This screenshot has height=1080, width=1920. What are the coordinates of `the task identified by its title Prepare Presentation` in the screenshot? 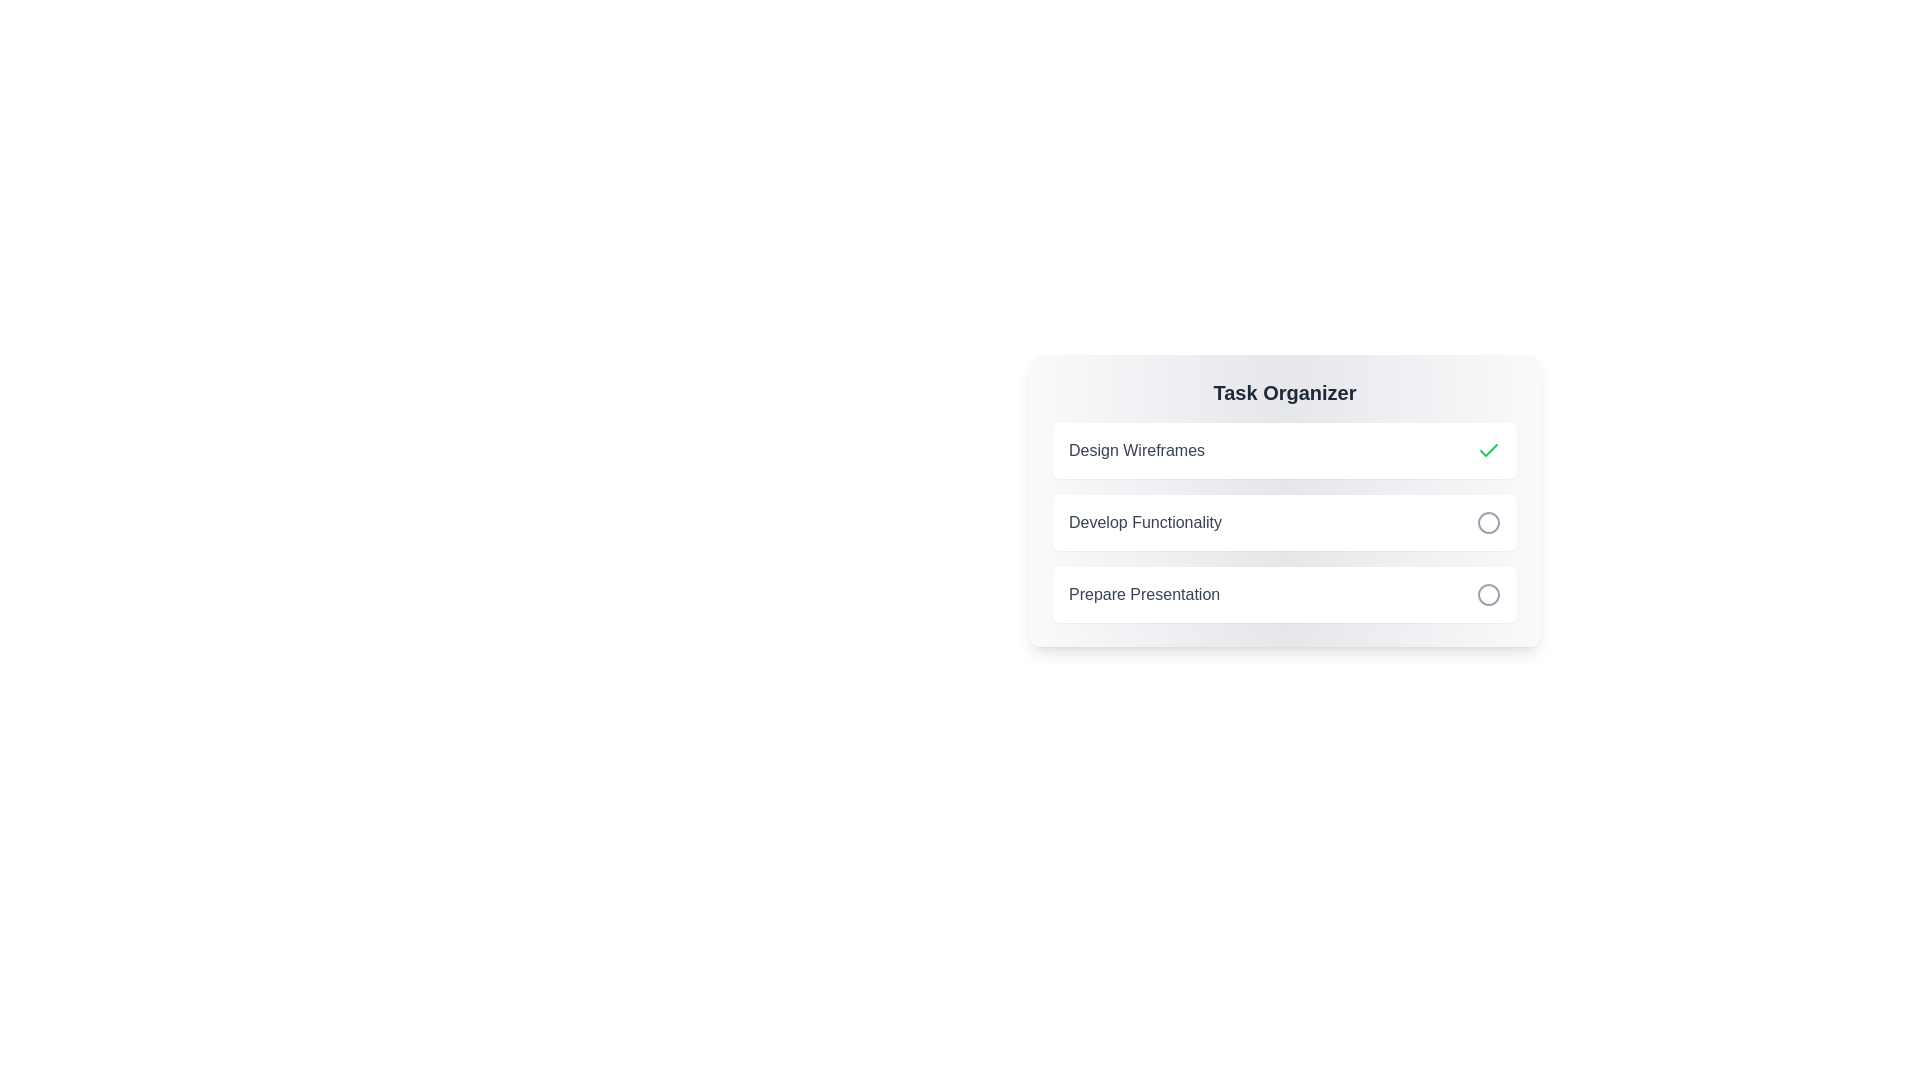 It's located at (1488, 593).